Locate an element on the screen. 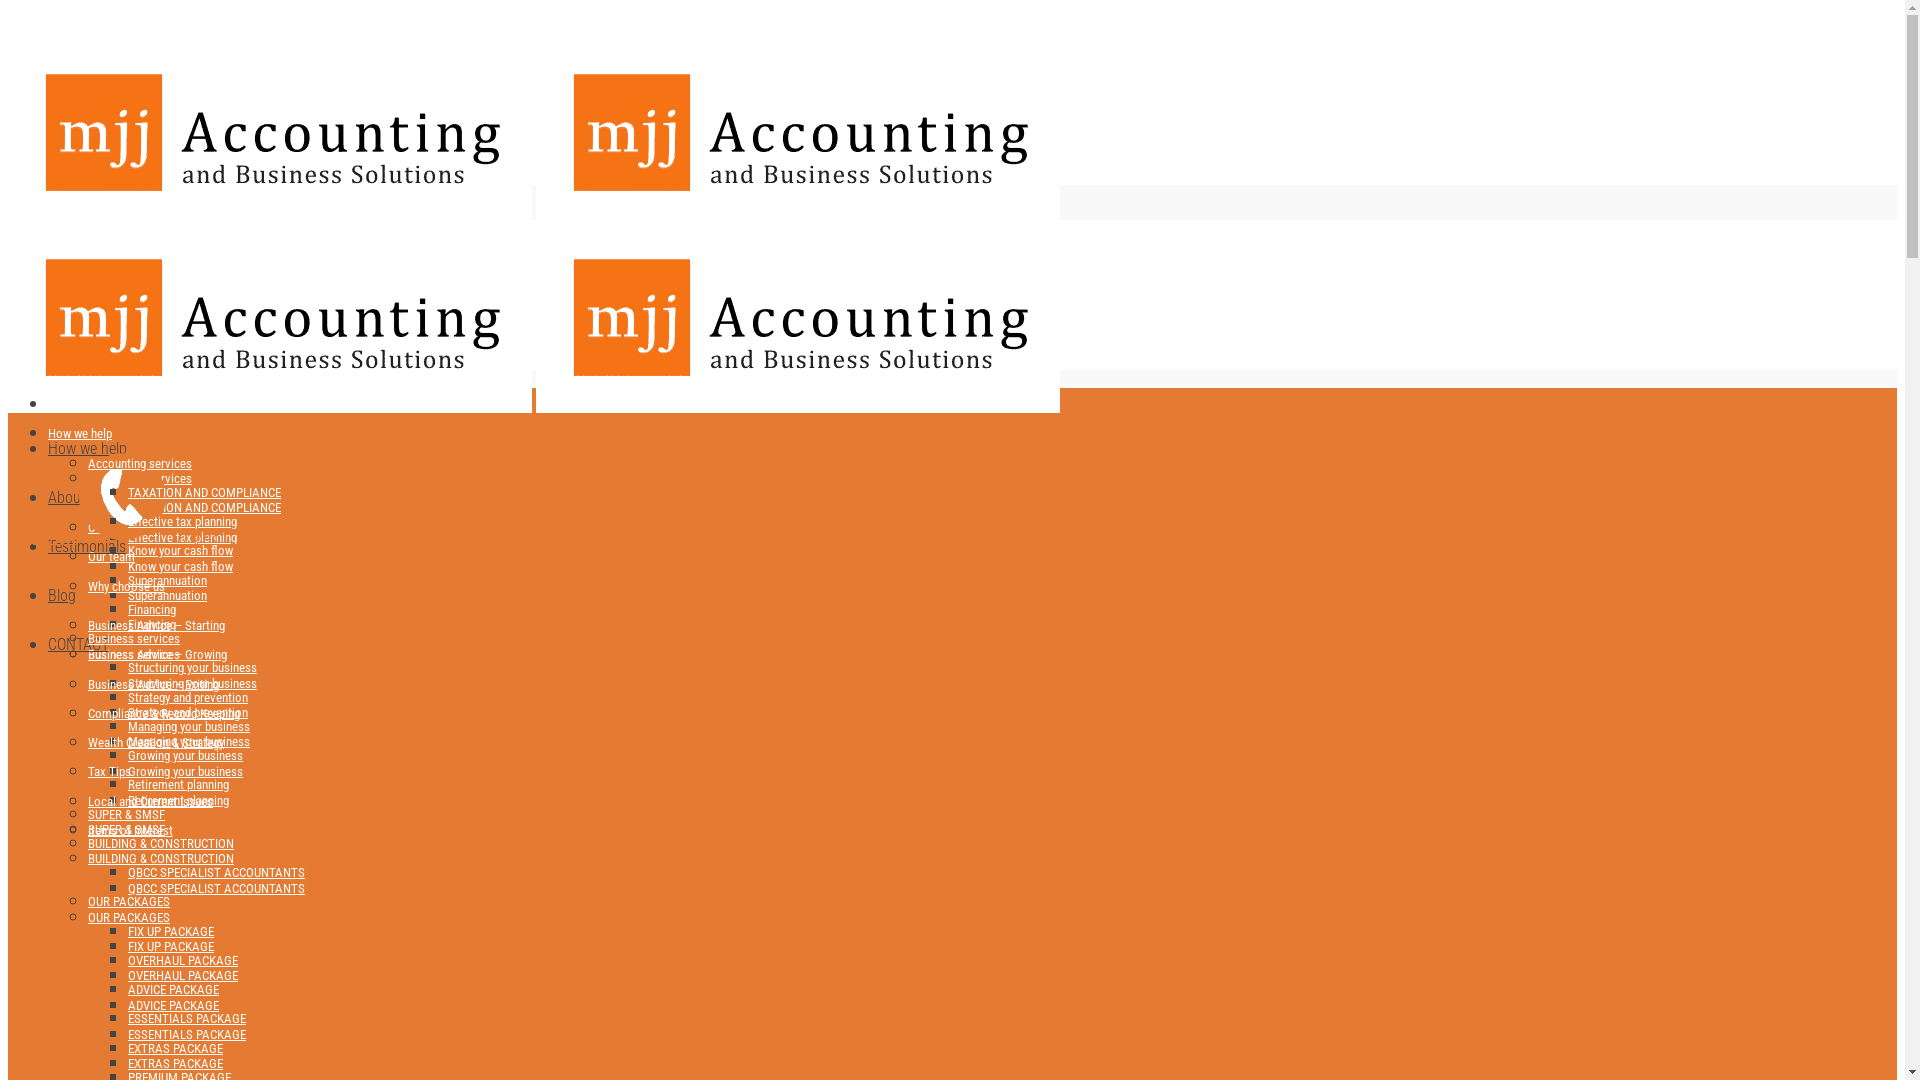  'ESSENTIALS PACKAGE' is located at coordinates (127, 1018).